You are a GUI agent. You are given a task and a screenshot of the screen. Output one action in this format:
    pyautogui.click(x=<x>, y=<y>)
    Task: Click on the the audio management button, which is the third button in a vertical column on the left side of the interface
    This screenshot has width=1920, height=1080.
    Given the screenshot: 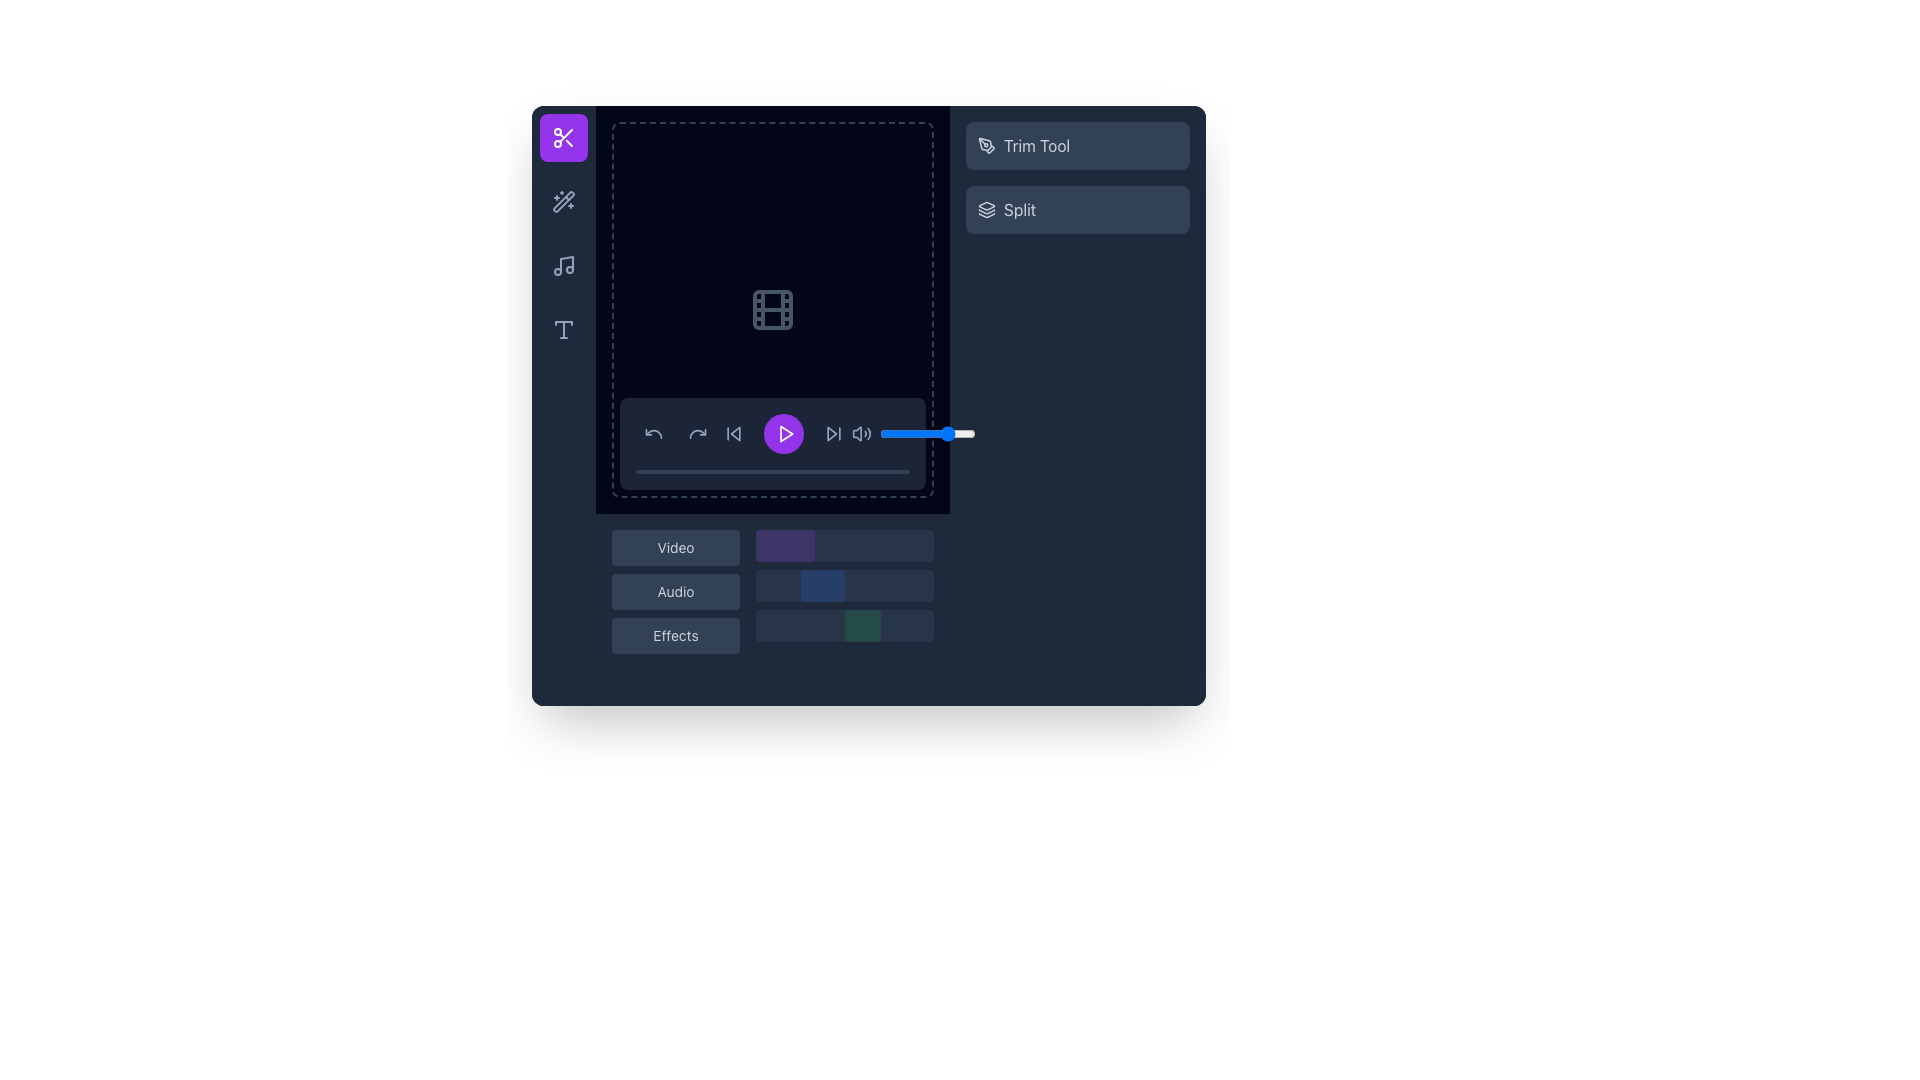 What is the action you would take?
    pyautogui.click(x=563, y=265)
    